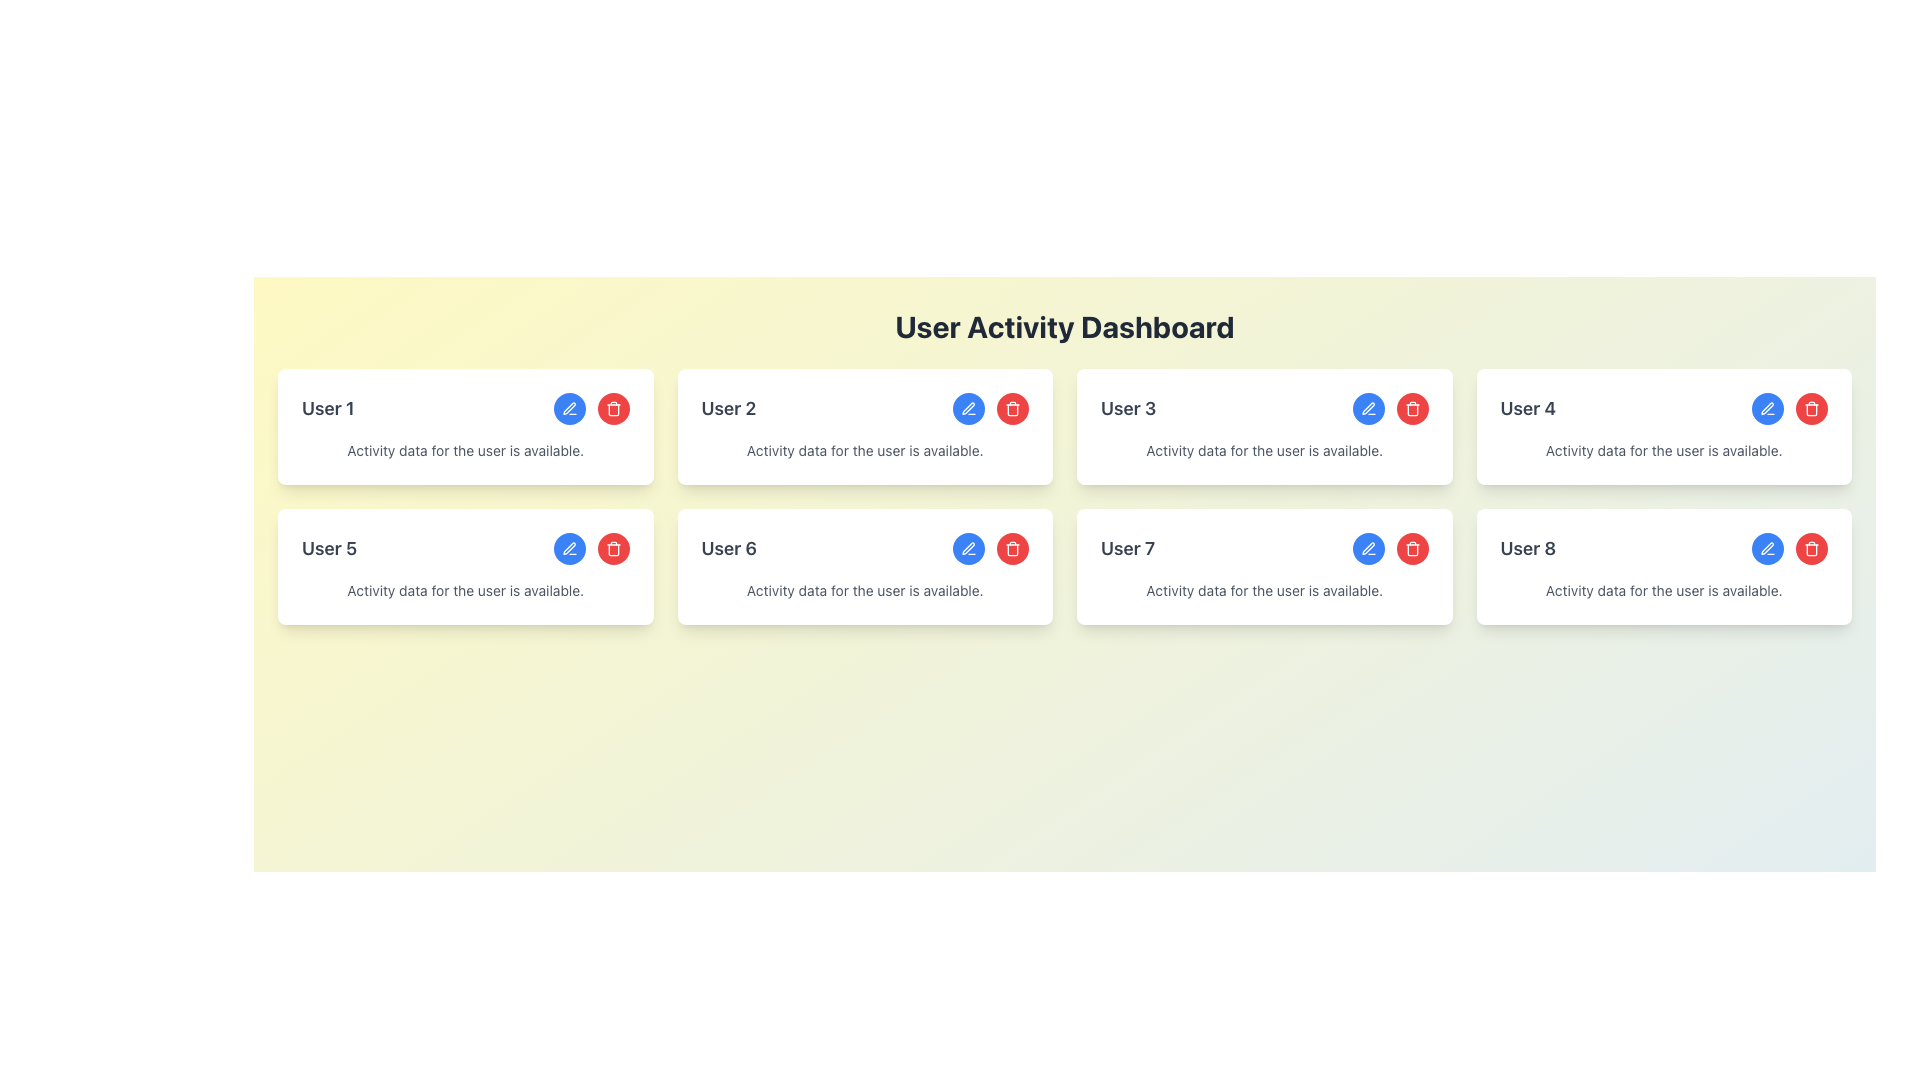  I want to click on the pen icon button within the card labeled 'User 3', so click(1367, 407).